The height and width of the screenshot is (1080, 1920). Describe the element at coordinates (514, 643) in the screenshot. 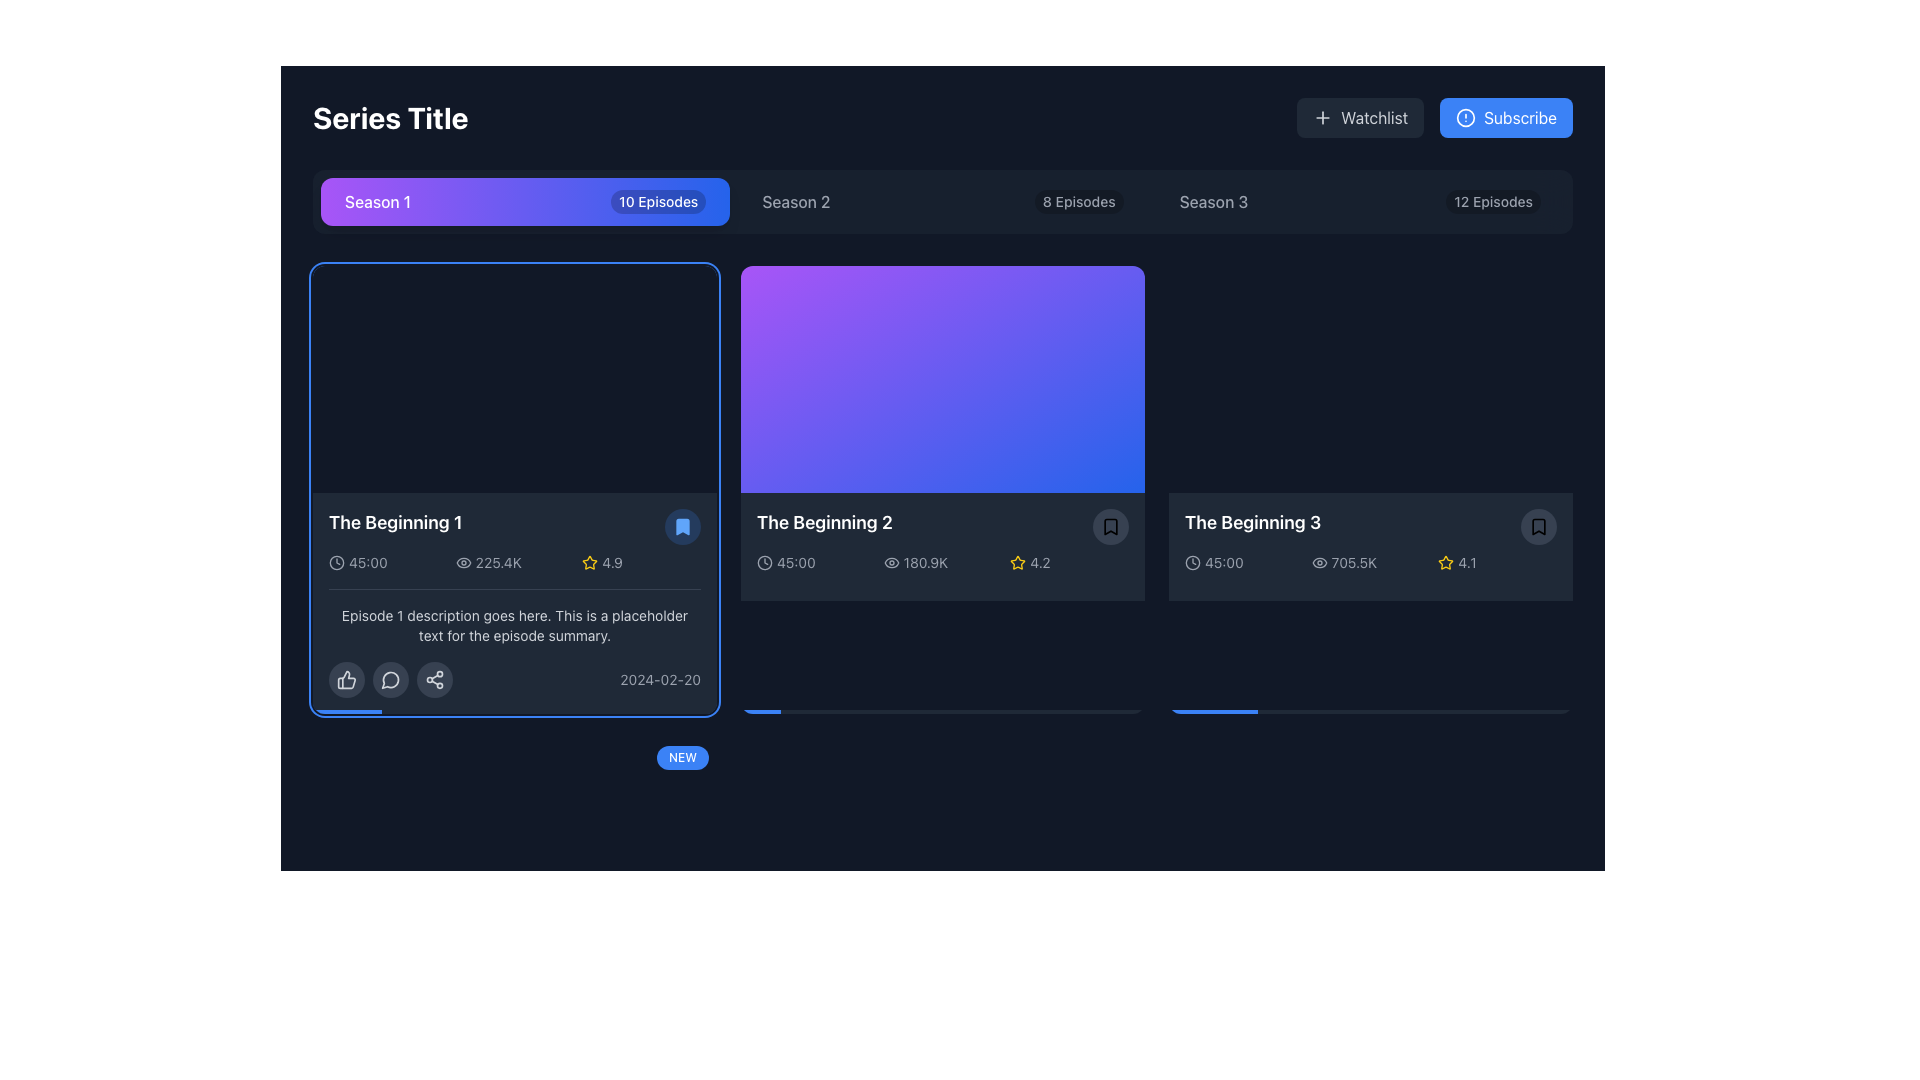

I see `descriptive text block providing episode content and release date for 'The Beginning 1', located beneath the interaction icons within the card` at that location.